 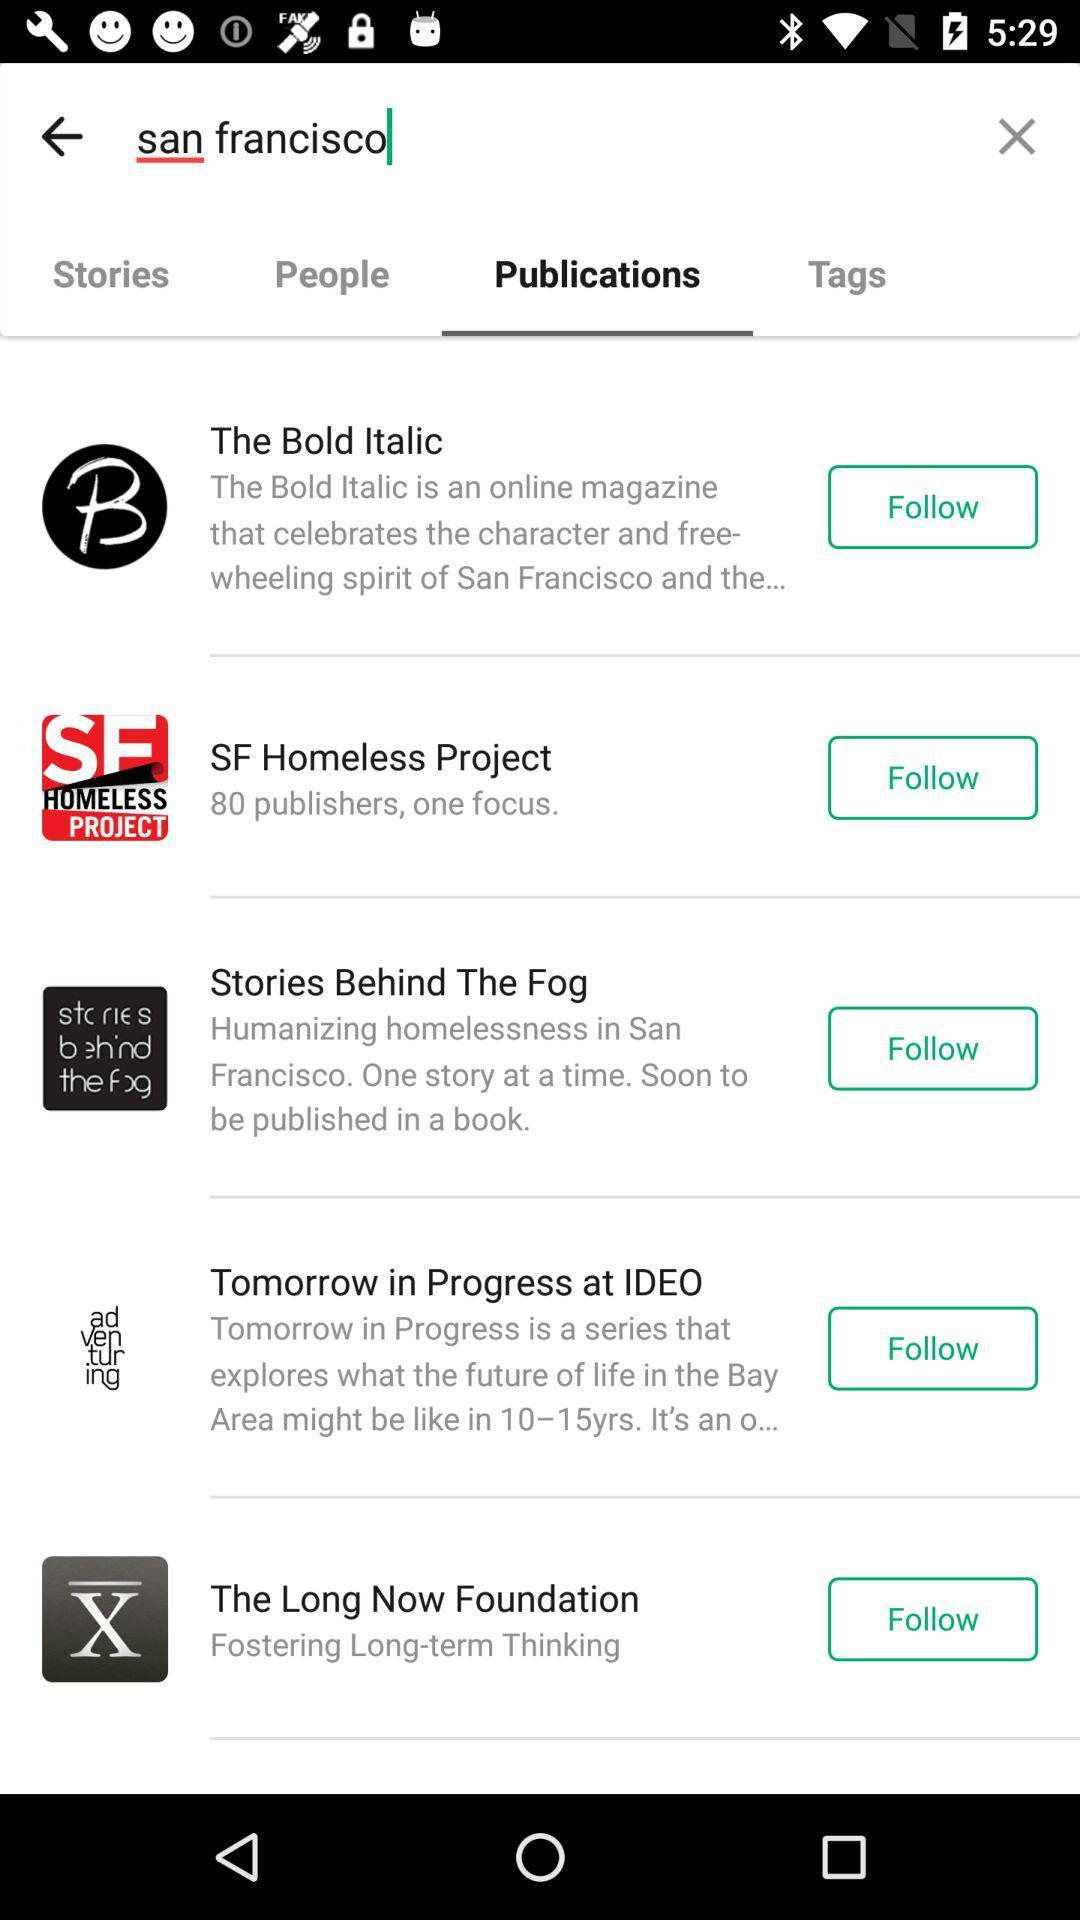 I want to click on item next to san francisco icon, so click(x=1017, y=135).